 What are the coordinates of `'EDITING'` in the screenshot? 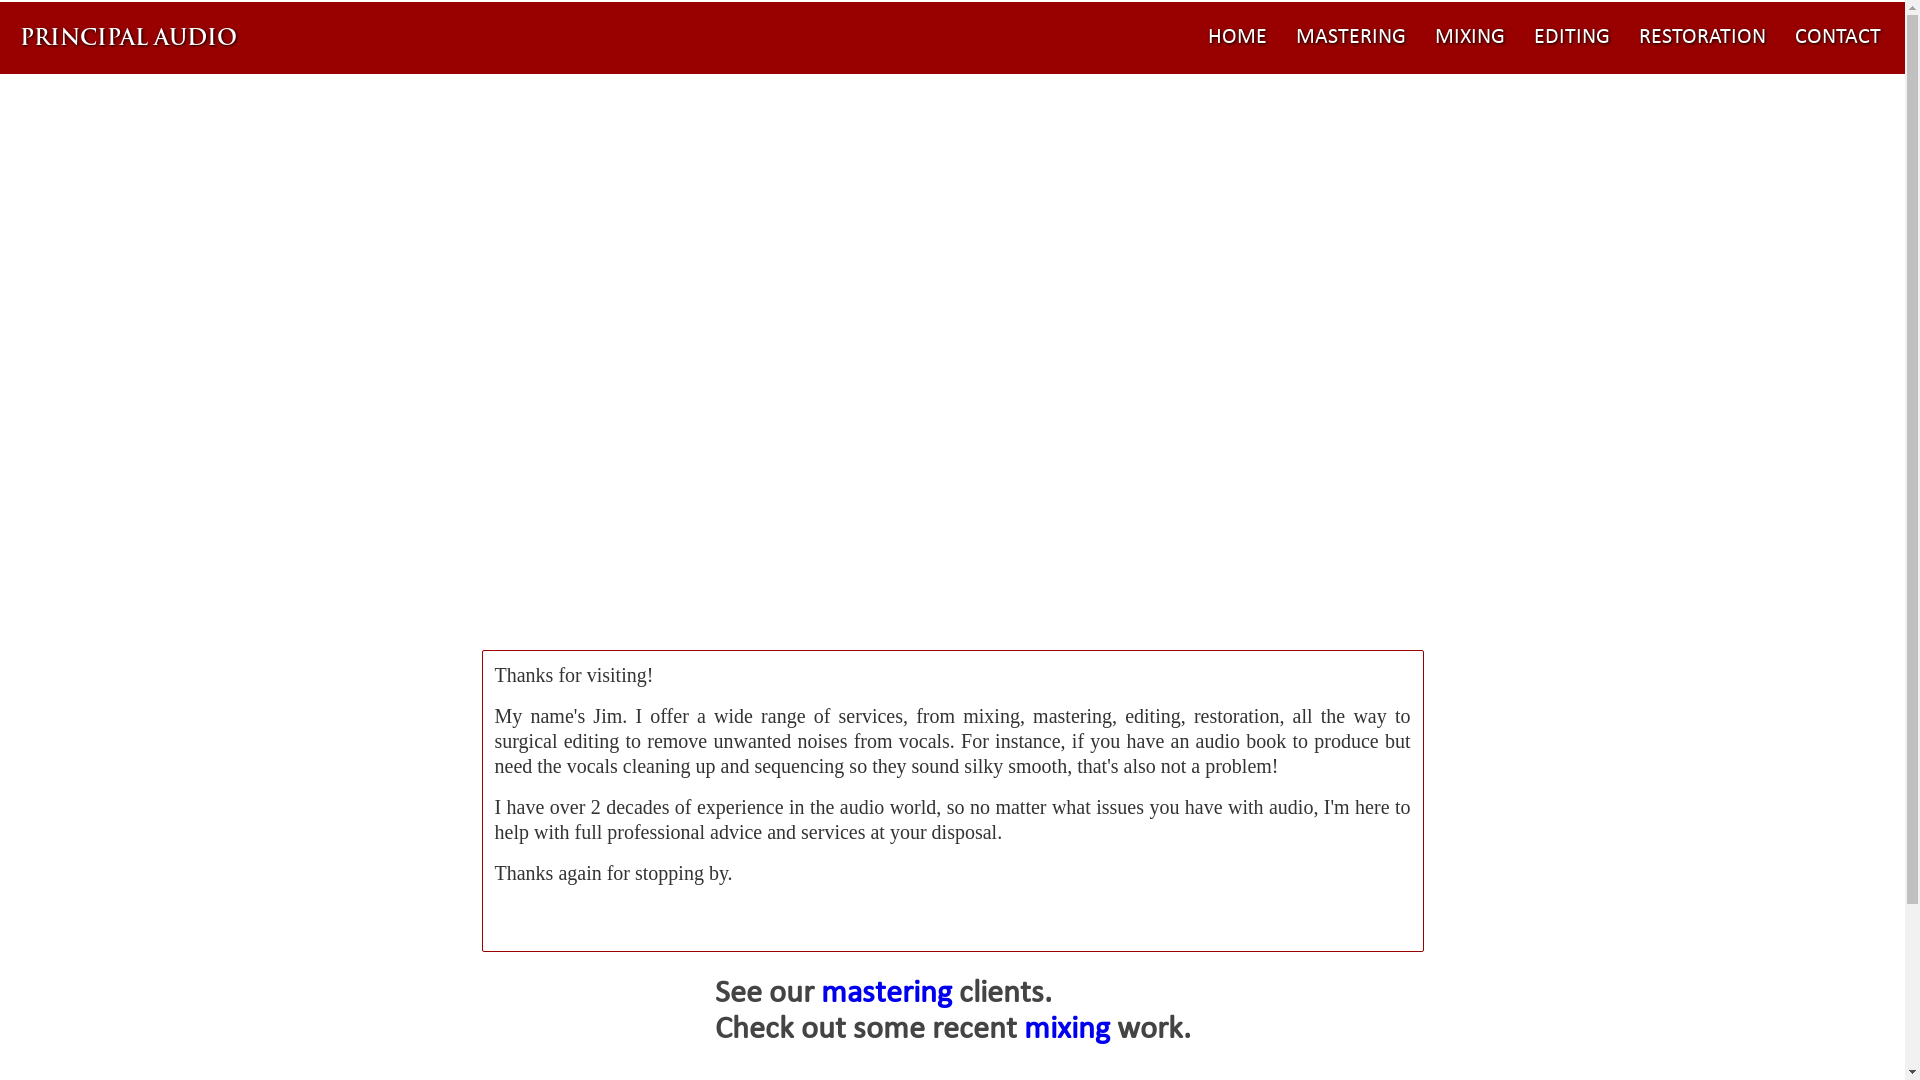 It's located at (1571, 37).